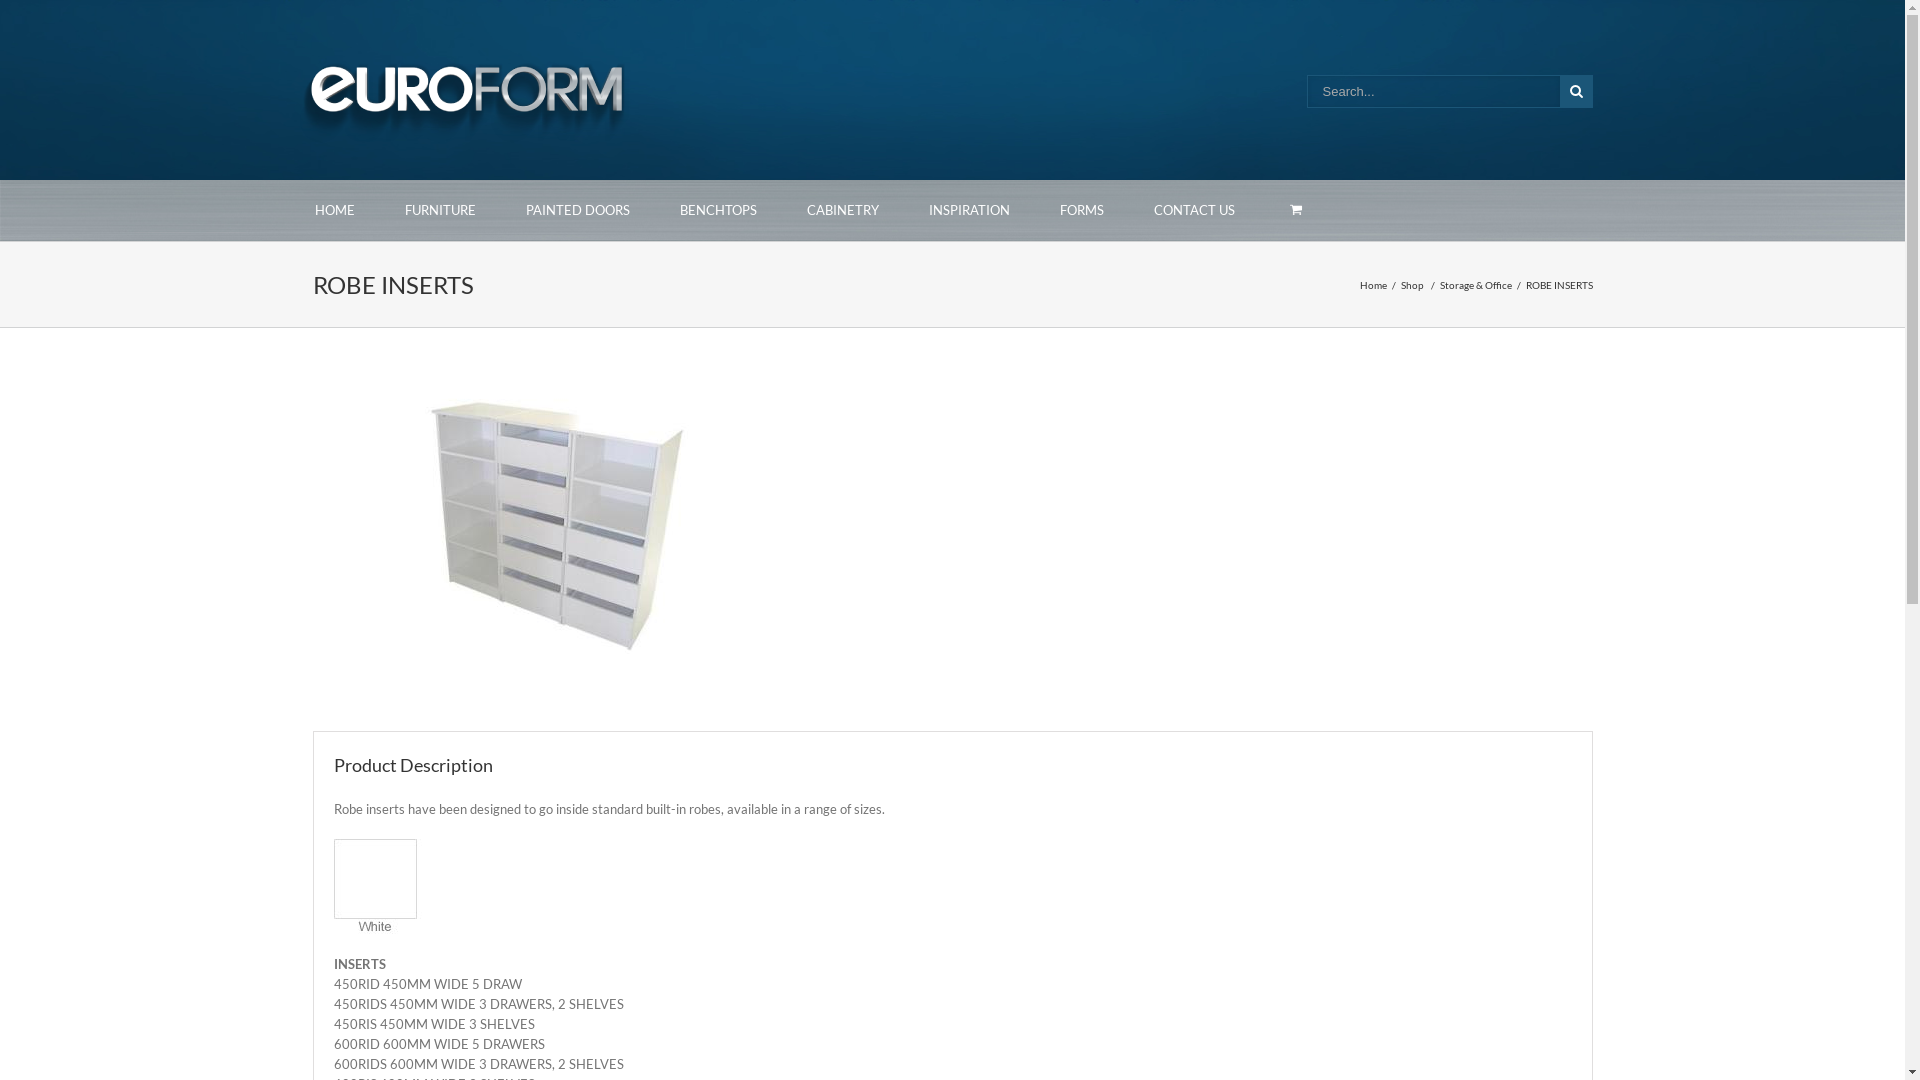 This screenshot has height=1080, width=1920. Describe the element at coordinates (439, 210) in the screenshot. I see `'FURNITURE'` at that location.